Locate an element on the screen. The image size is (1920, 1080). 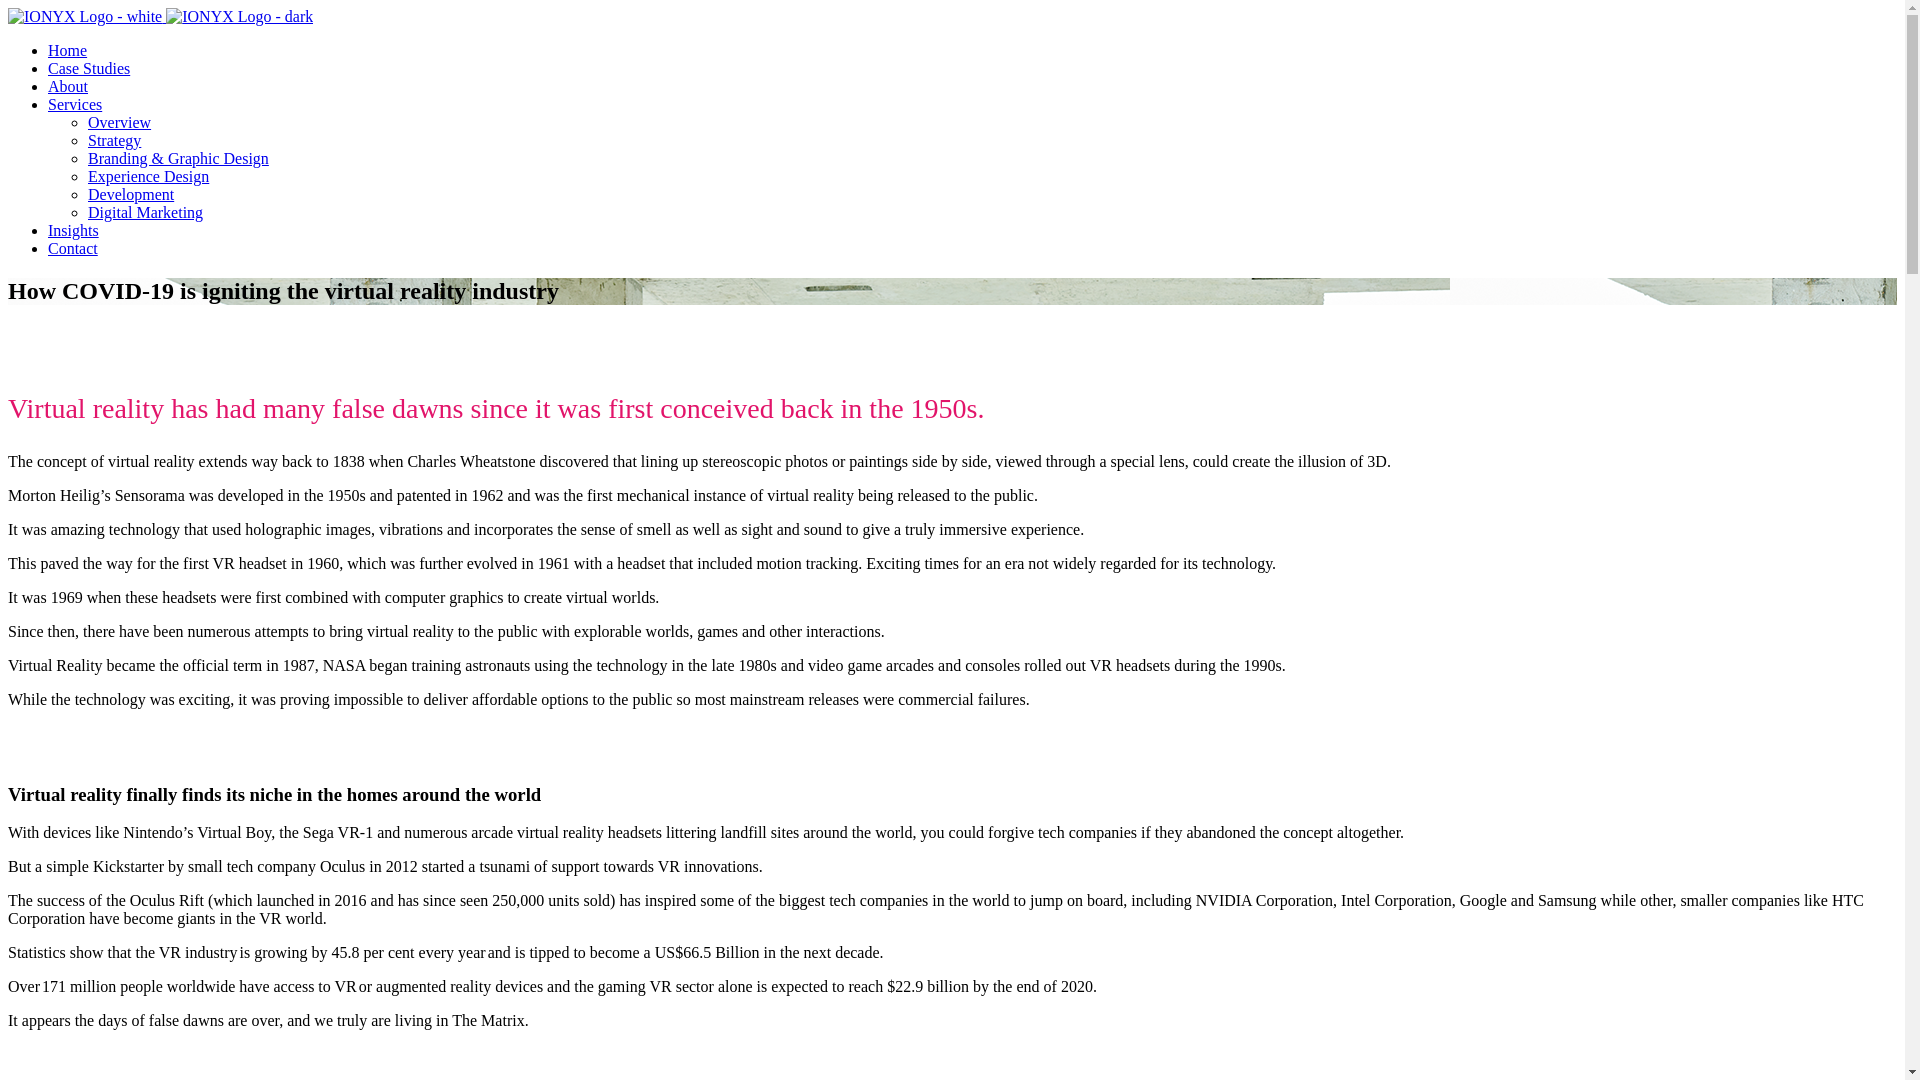
'Insights' is located at coordinates (73, 229).